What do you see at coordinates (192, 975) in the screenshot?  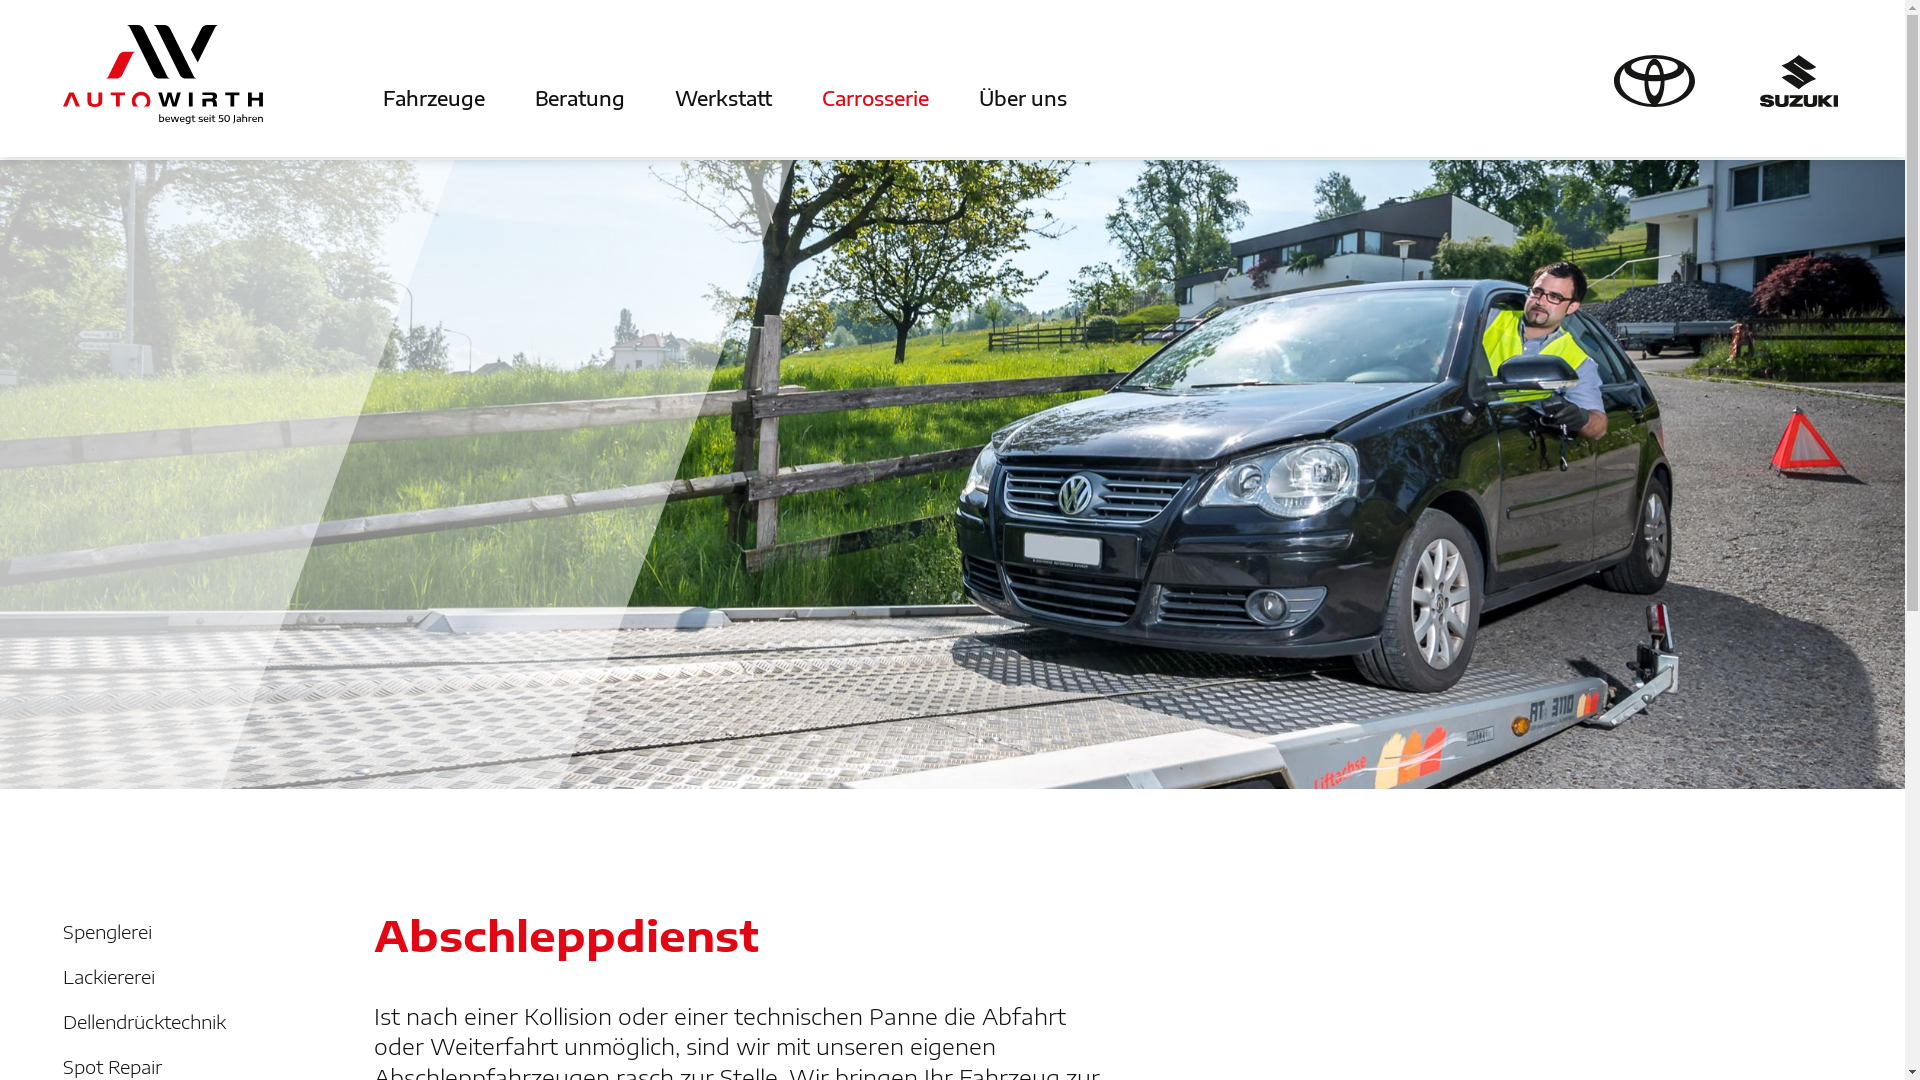 I see `'Lackiererei'` at bounding box center [192, 975].